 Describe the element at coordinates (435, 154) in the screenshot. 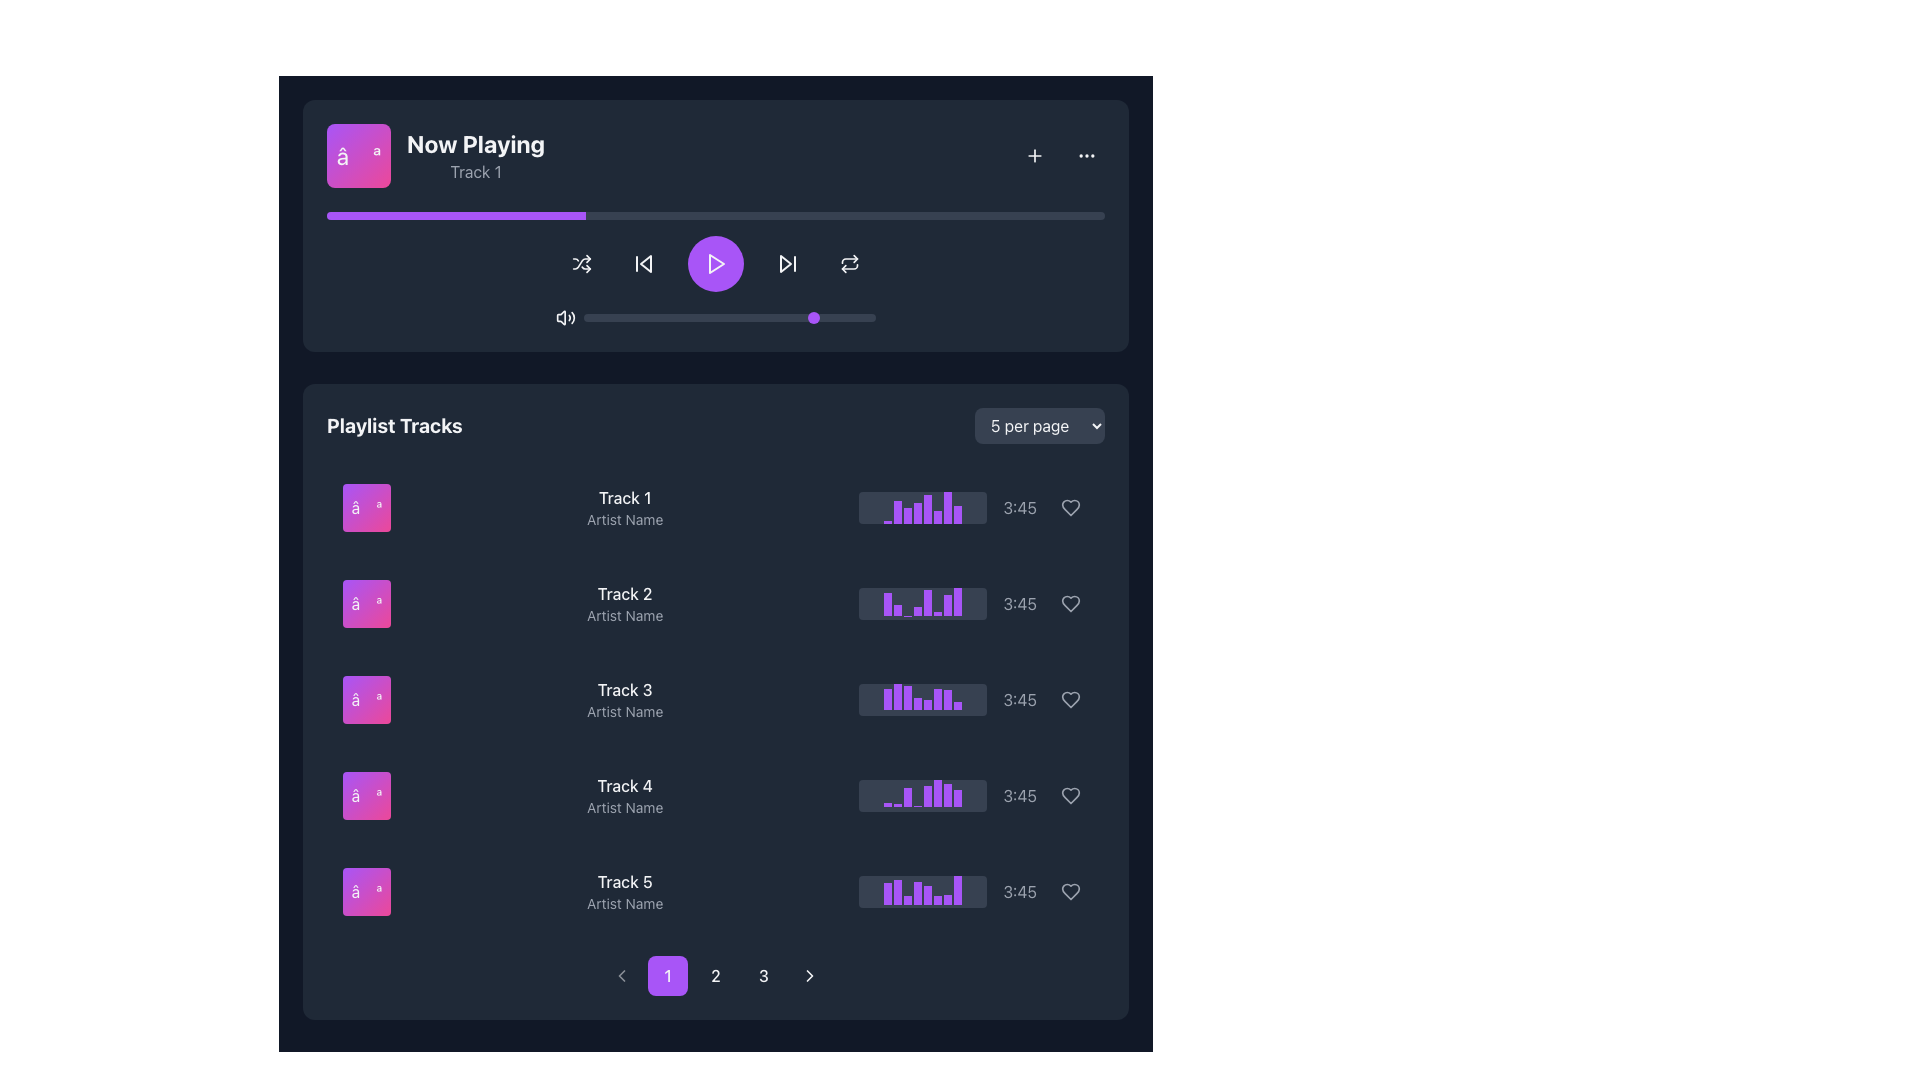

I see `the 'Now Playing' text label, which is located at the top left of the playback controls area, immediately to the right of a purple gradient square icon with a musical note symbol` at that location.